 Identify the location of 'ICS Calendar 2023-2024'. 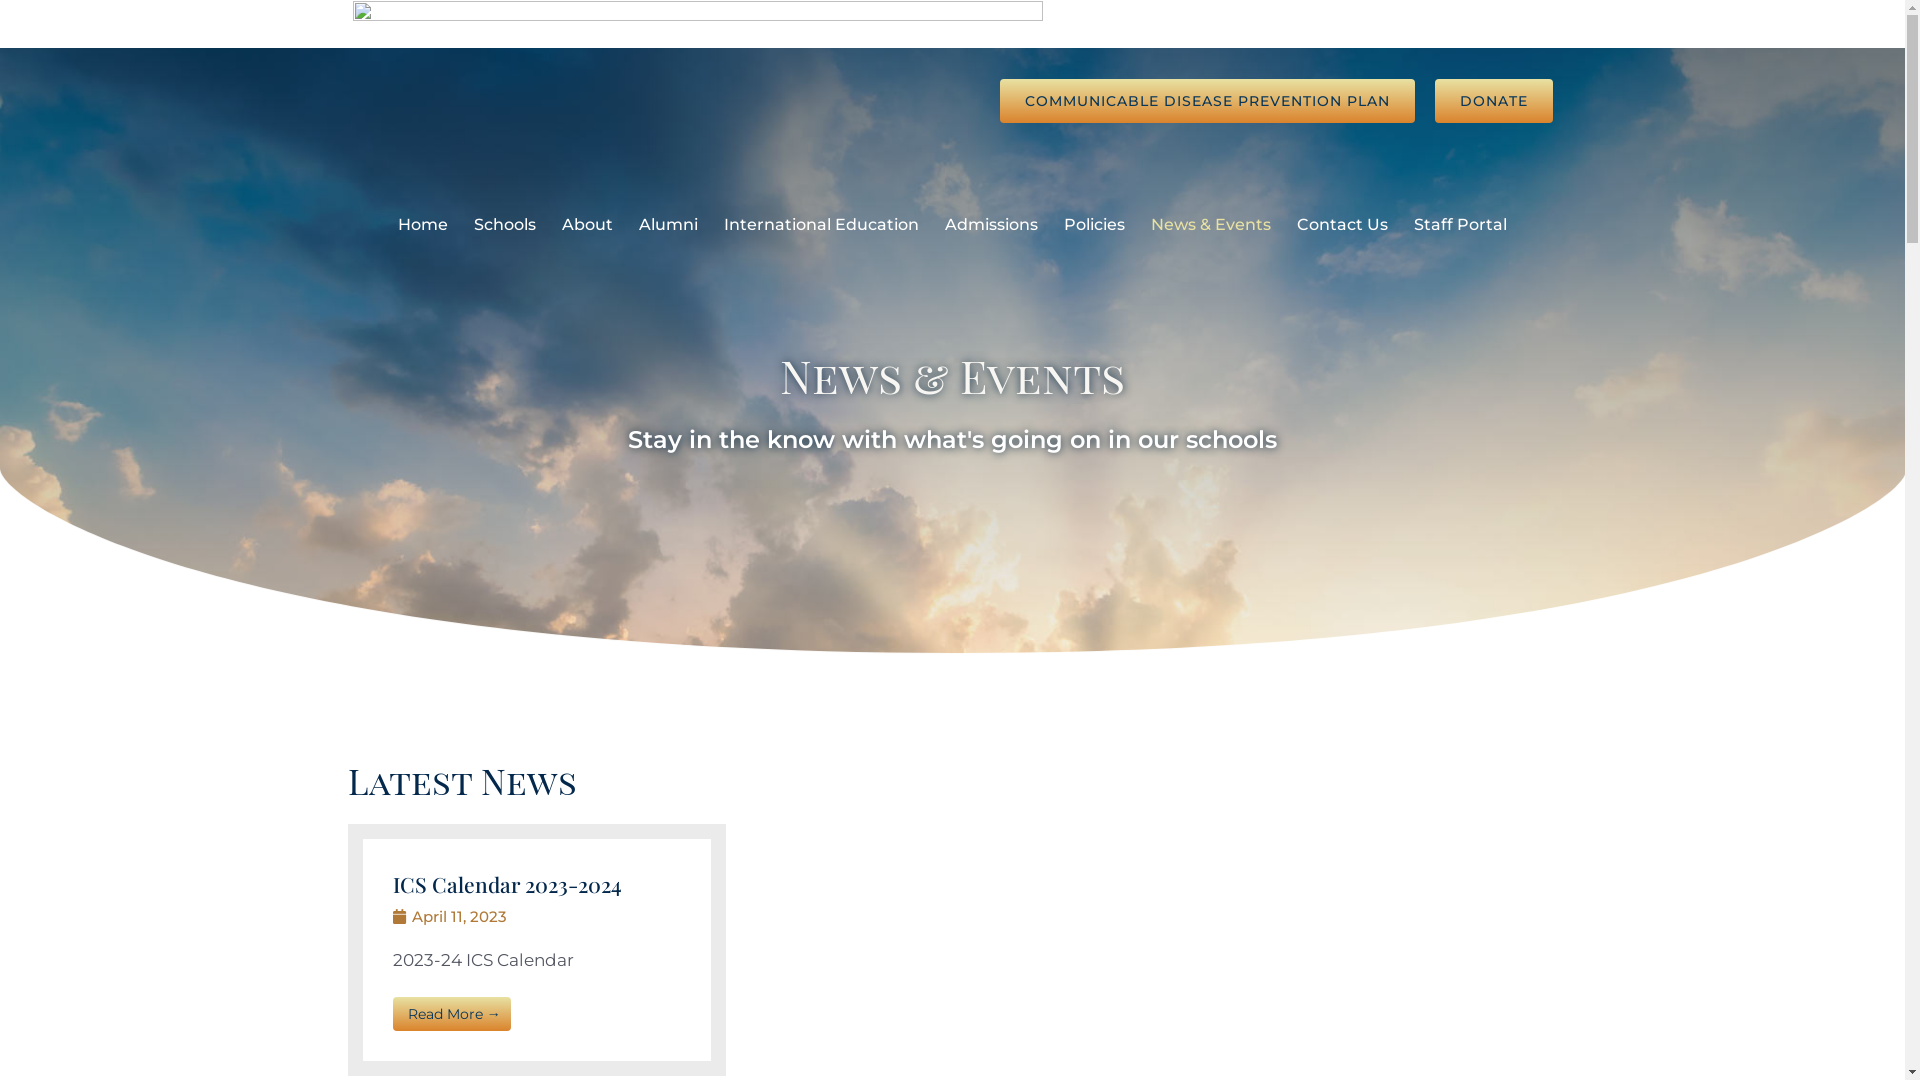
(507, 882).